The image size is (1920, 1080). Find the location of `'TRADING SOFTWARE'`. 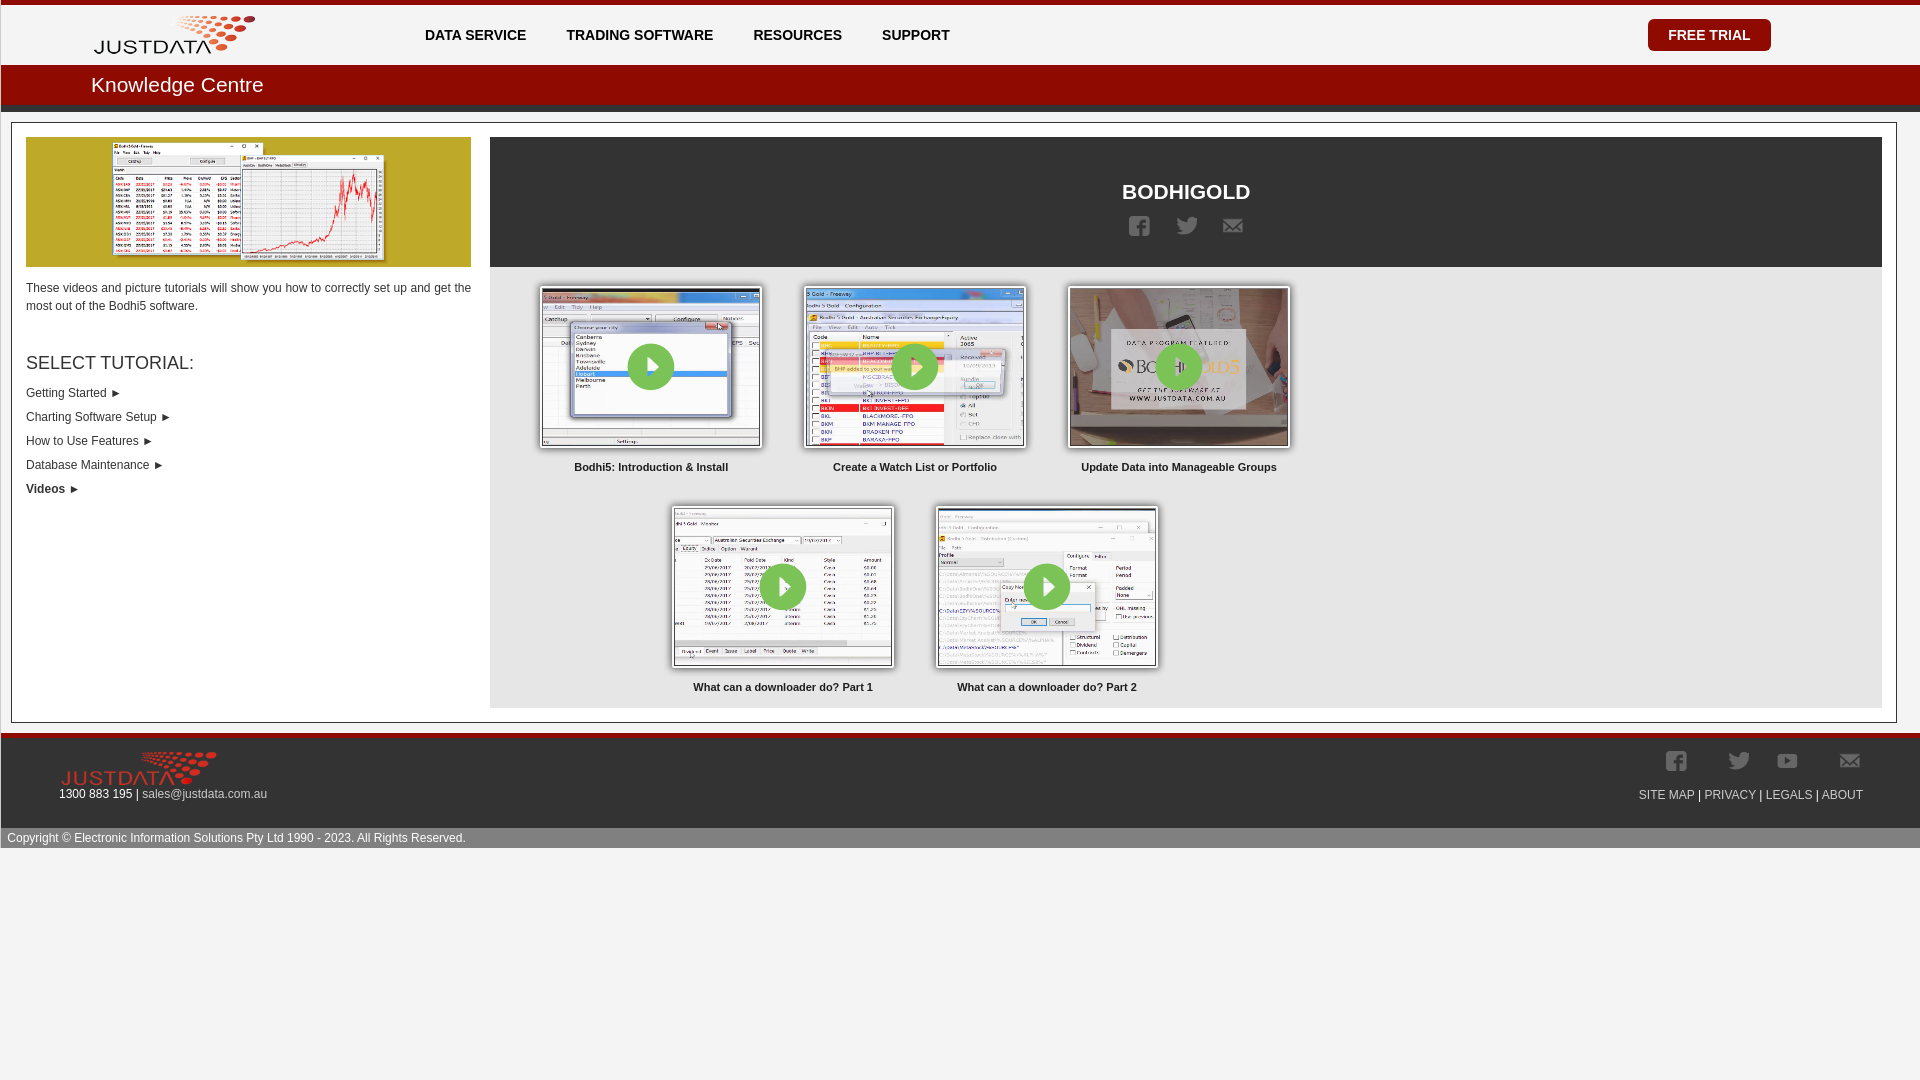

'TRADING SOFTWARE' is located at coordinates (646, 34).